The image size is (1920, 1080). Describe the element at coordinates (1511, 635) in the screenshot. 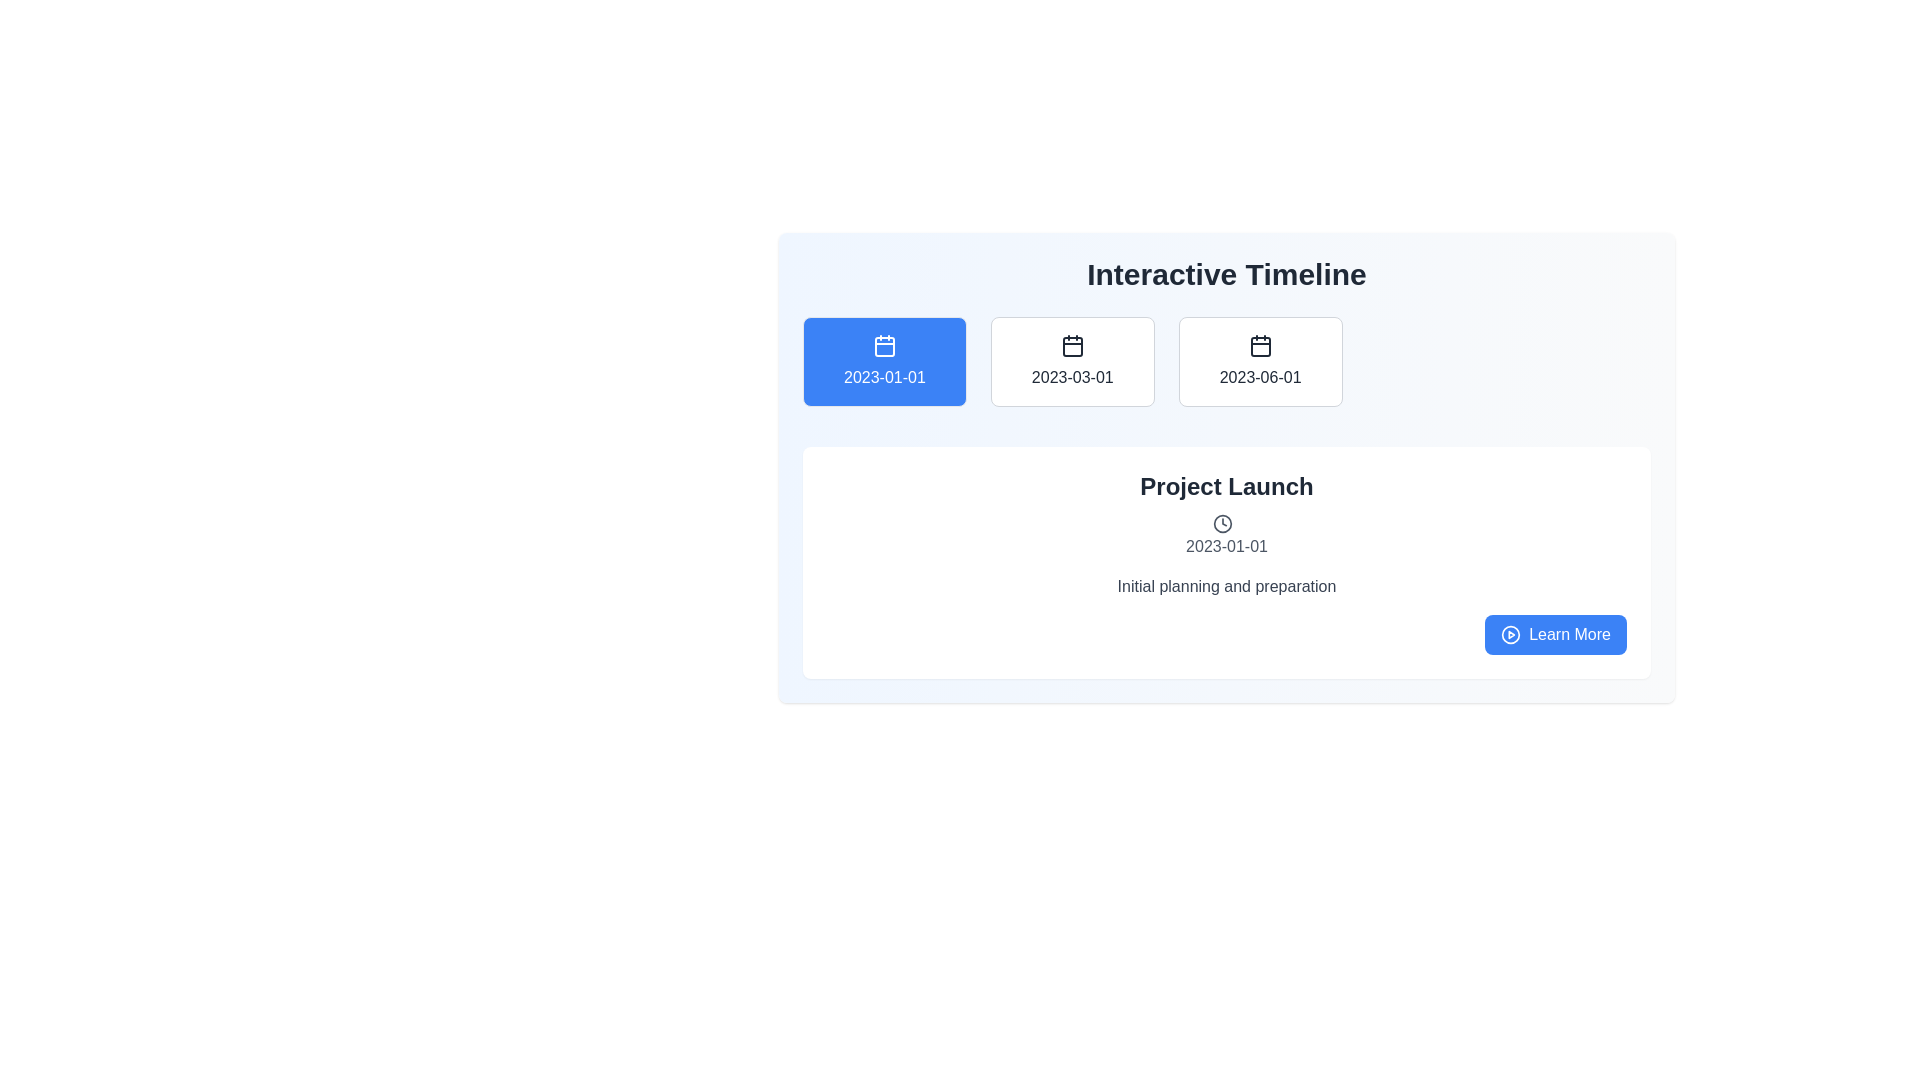

I see `the media playback icon located on the left side of the 'Learn More' button` at that location.